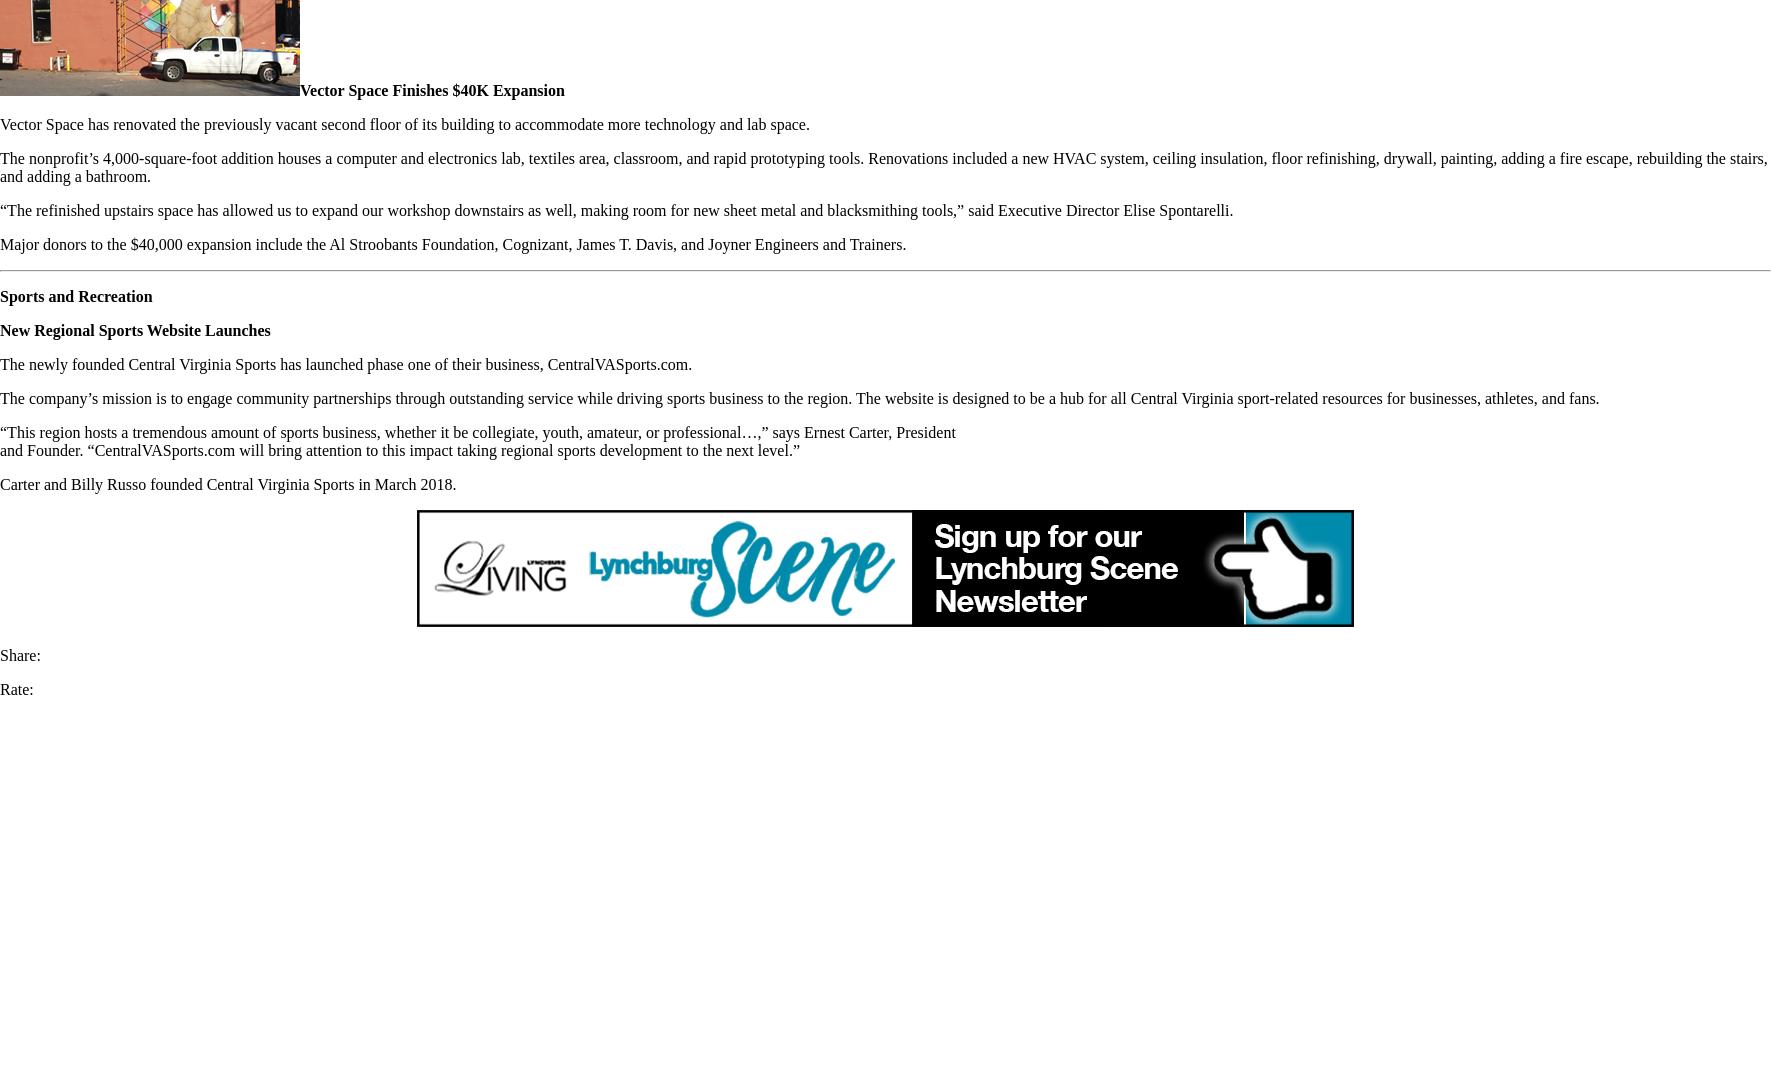 Image resolution: width=1771 pixels, height=1065 pixels. What do you see at coordinates (0, 209) in the screenshot?
I see `'“The refinished upstairs space has allowed us to expand our workshop downstairs as well, making room for new sheet metal and blacksmithing tools,” said Executive Director Elise Spontarelli.'` at bounding box center [0, 209].